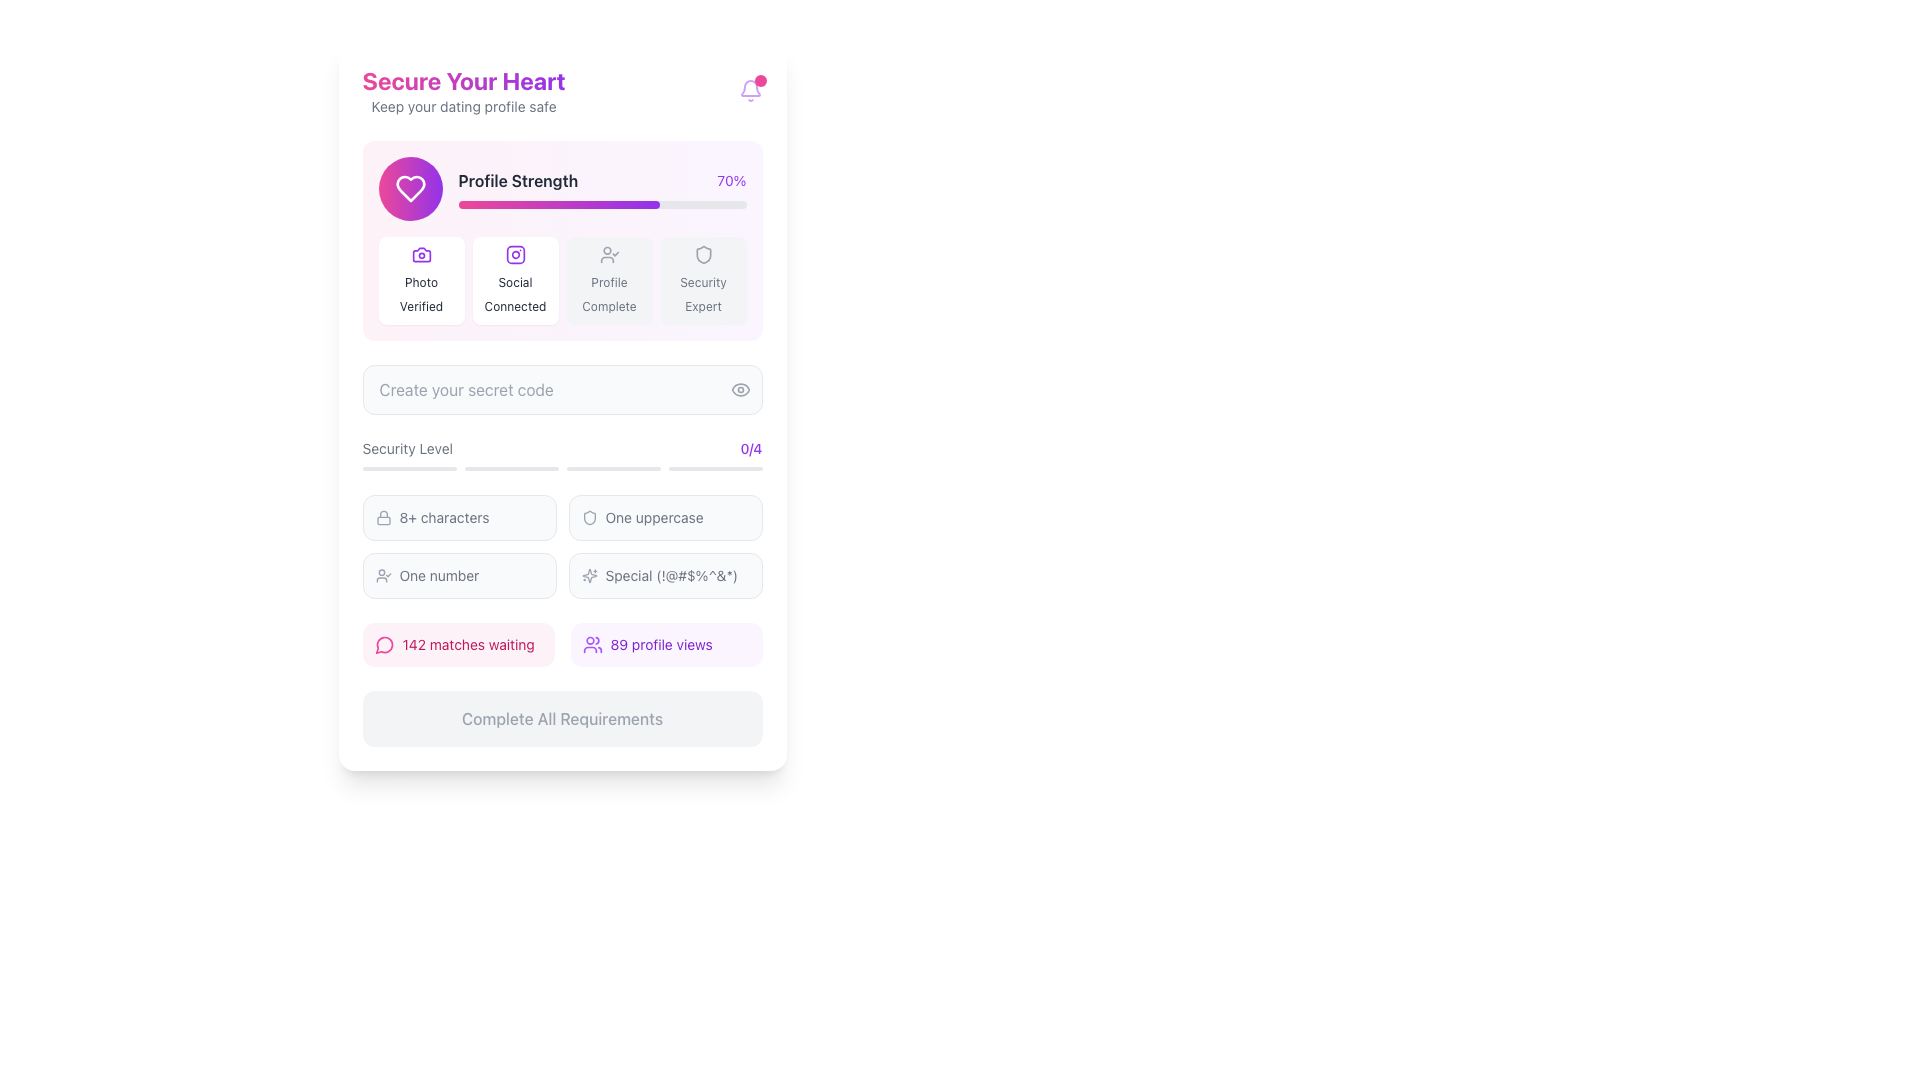 This screenshot has height=1080, width=1920. What do you see at coordinates (515, 253) in the screenshot?
I see `the small Instagram logo icon` at bounding box center [515, 253].